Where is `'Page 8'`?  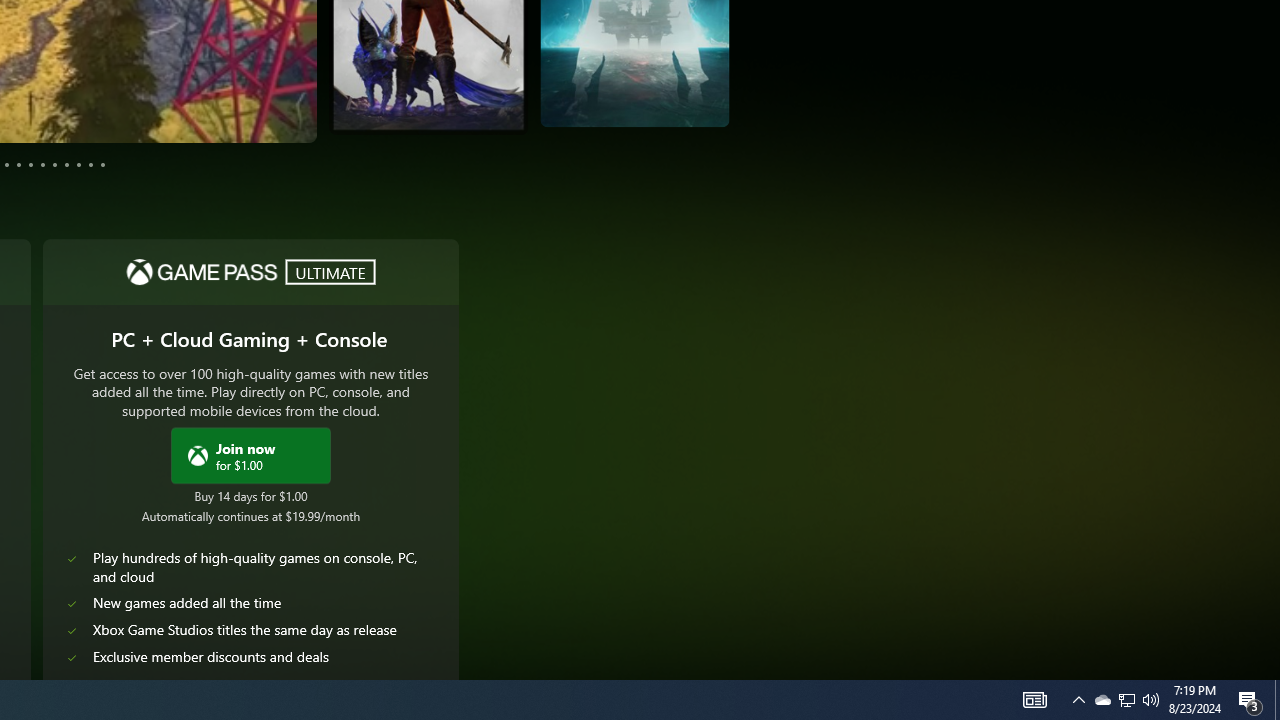
'Page 8' is located at coordinates (55, 163).